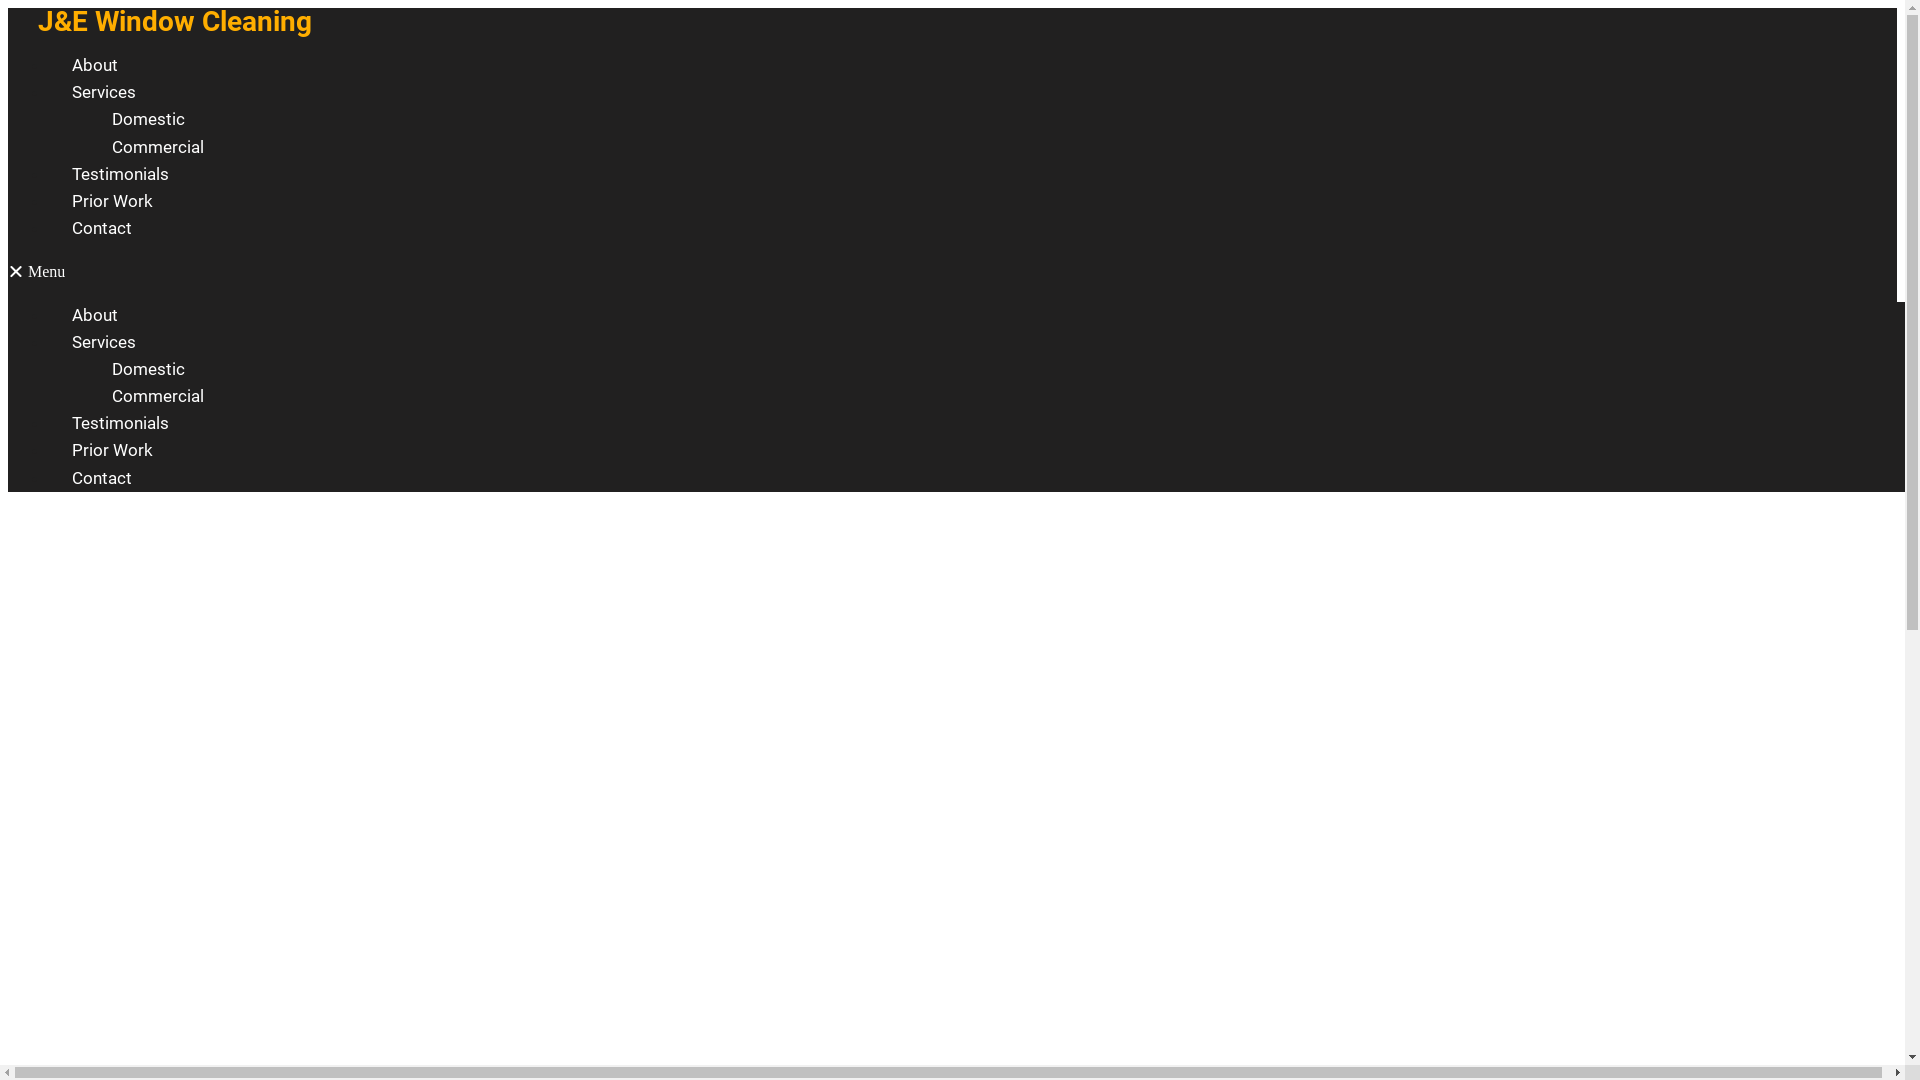 This screenshot has height=1080, width=1920. I want to click on 'Domestic', so click(147, 119).